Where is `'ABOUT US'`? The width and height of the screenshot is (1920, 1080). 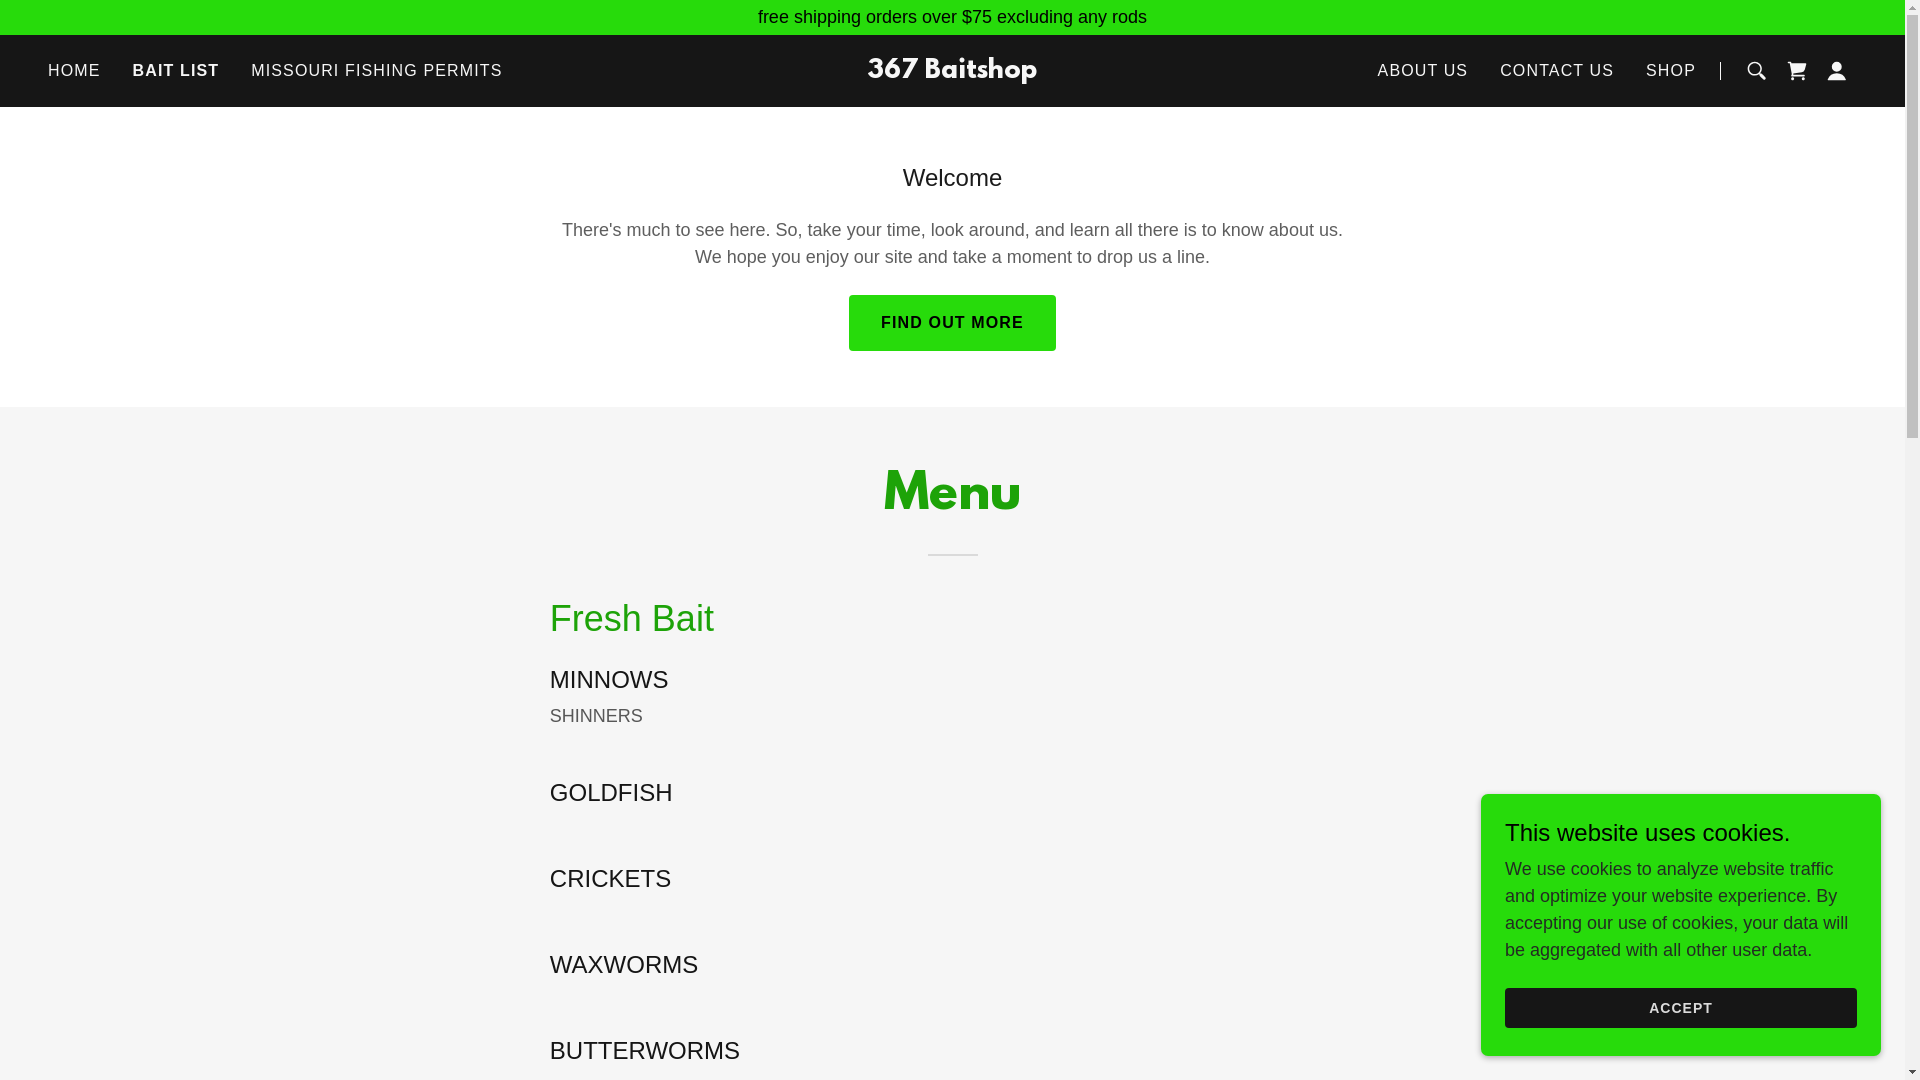 'ABOUT US' is located at coordinates (1422, 69).